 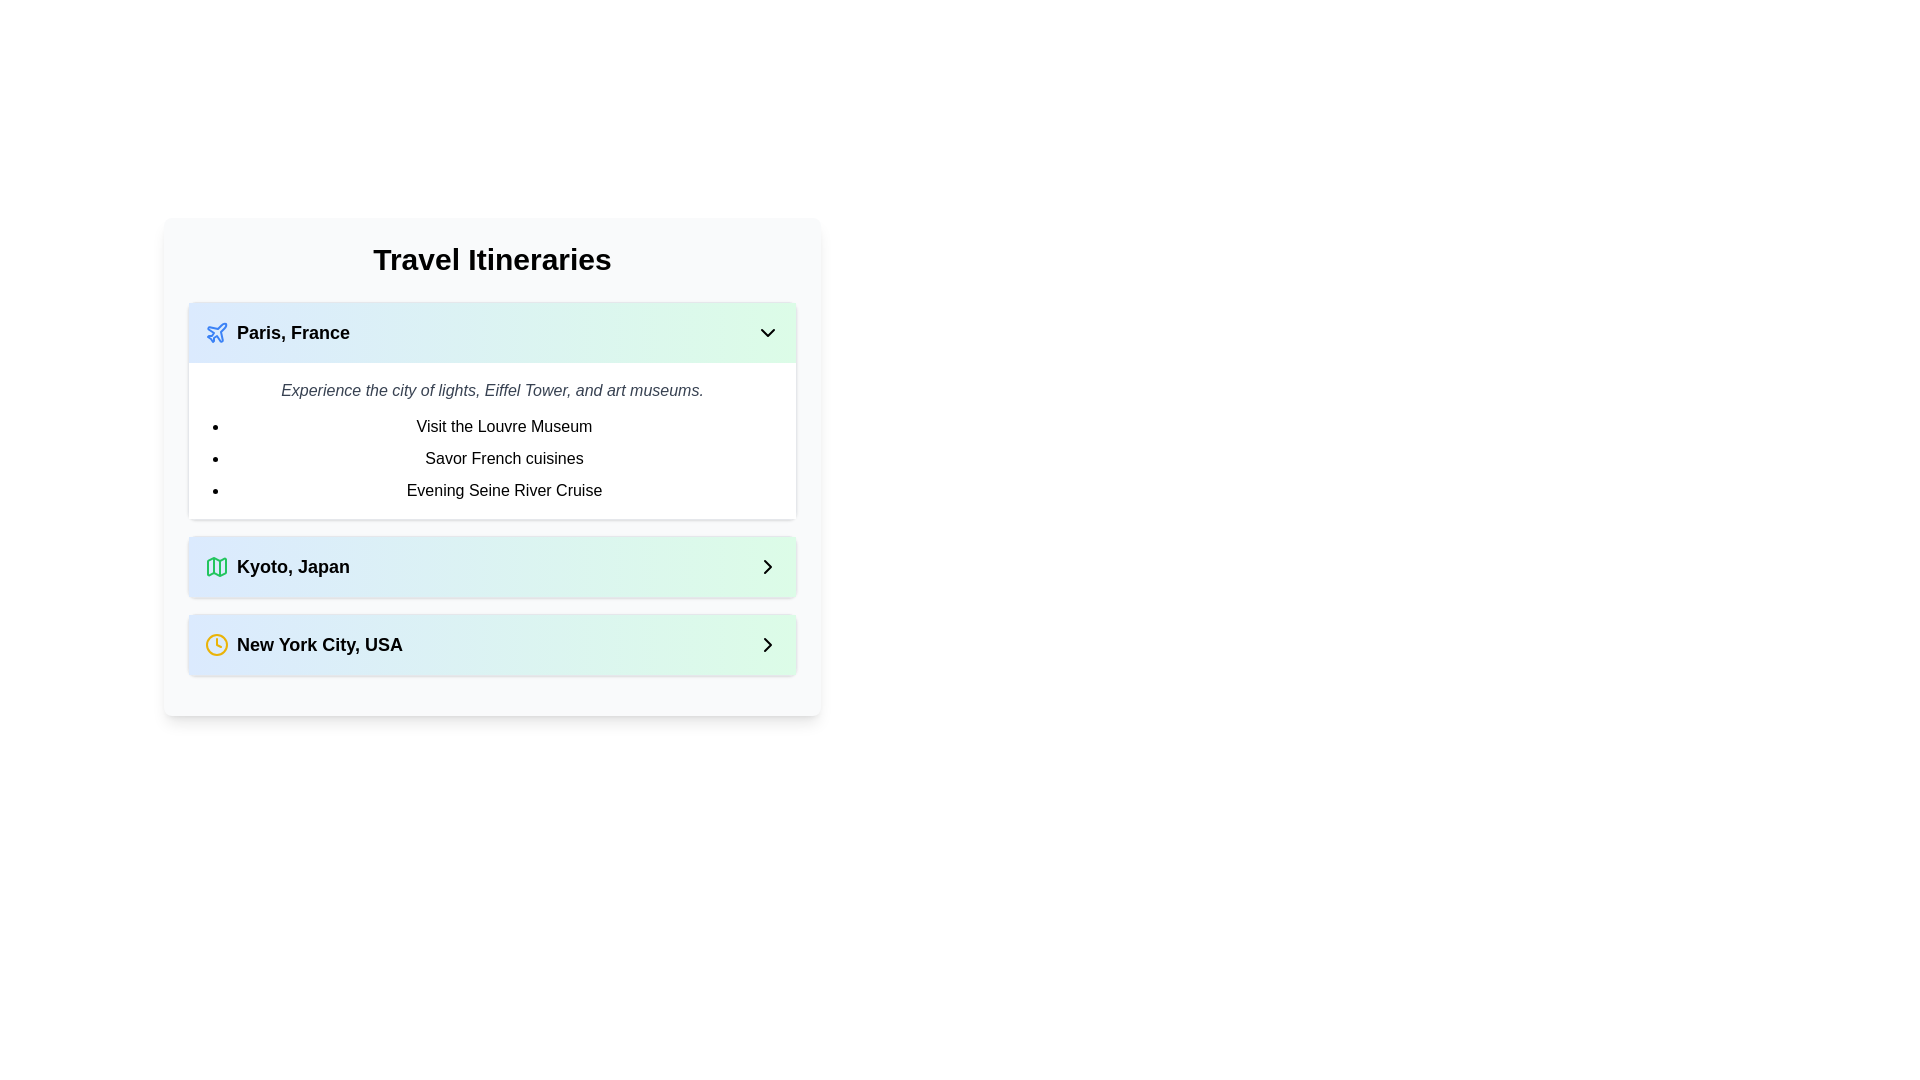 What do you see at coordinates (504, 490) in the screenshot?
I see `the third item in the bulleted list under 'Paris, France' in the 'Travel Itineraries' interface` at bounding box center [504, 490].